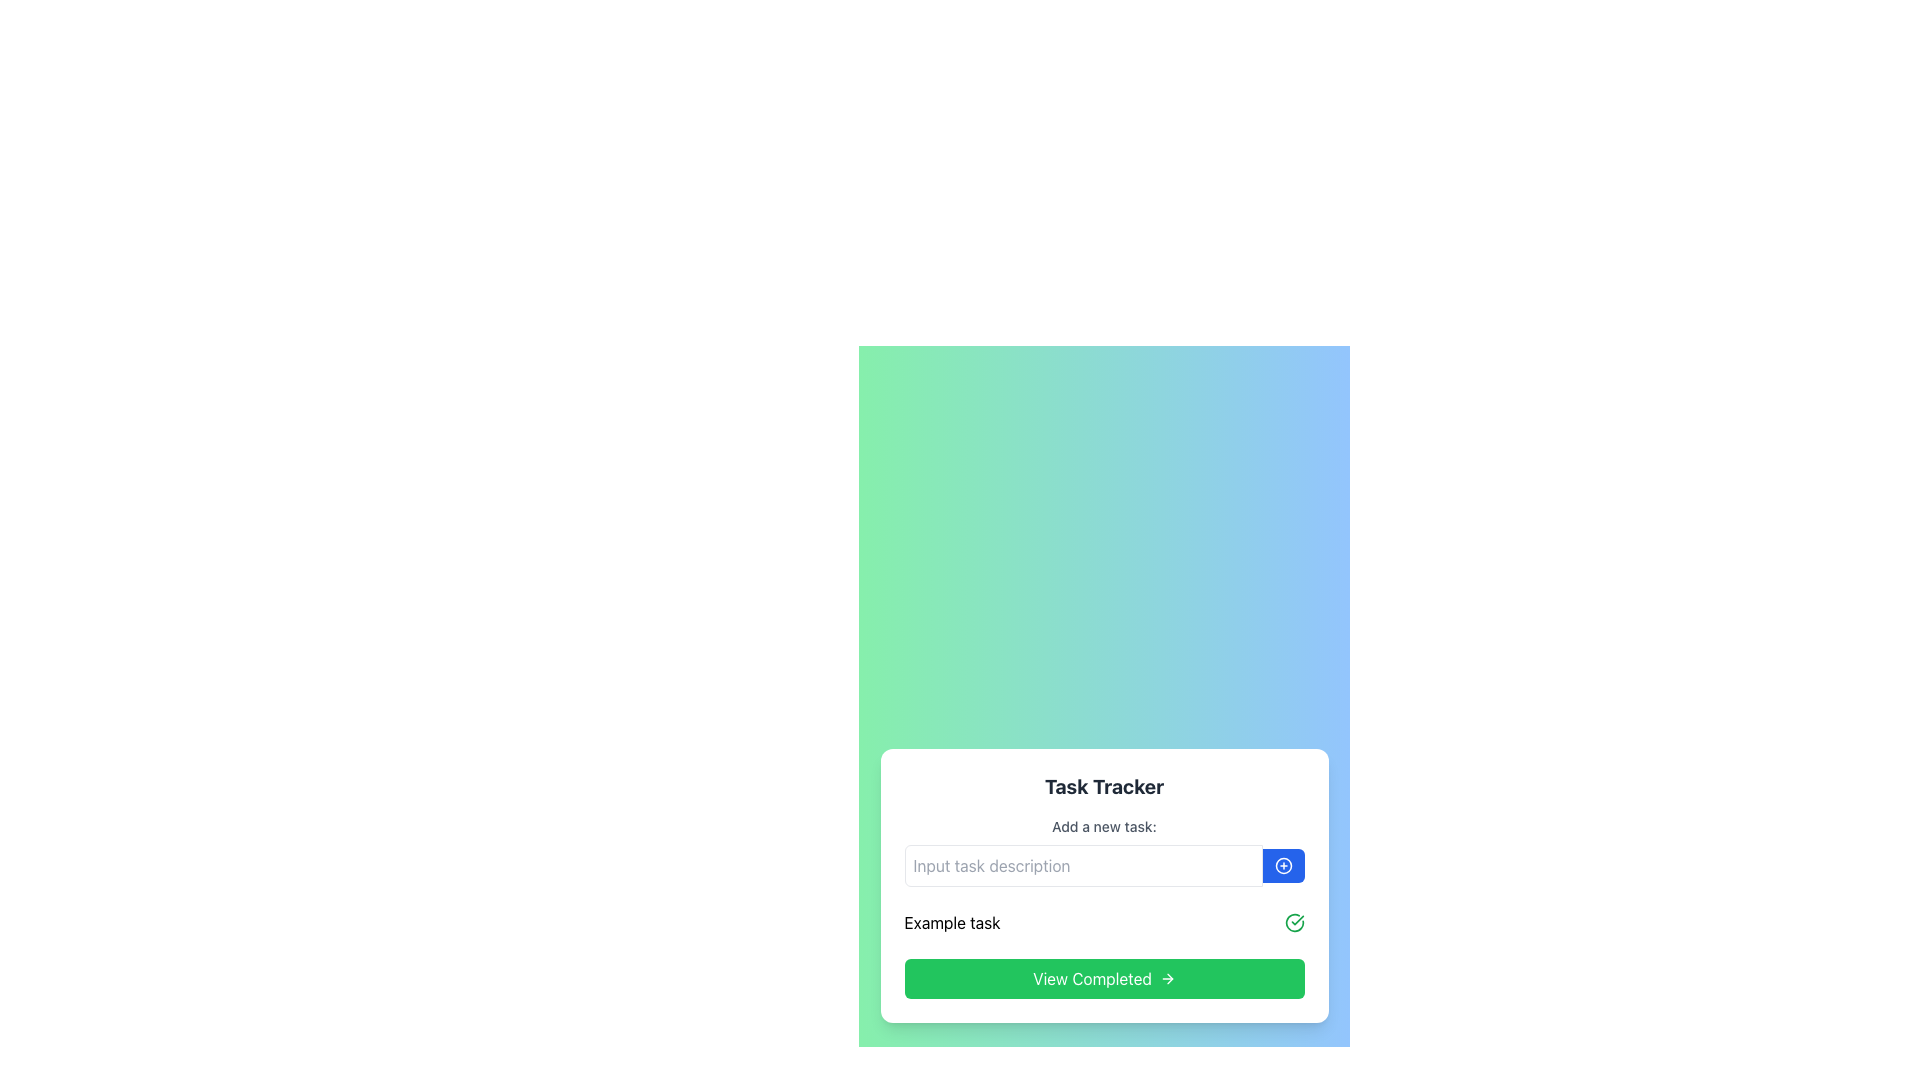 This screenshot has height=1080, width=1920. What do you see at coordinates (1170, 978) in the screenshot?
I see `the right-pointing arrow icon within the graphic icon set` at bounding box center [1170, 978].